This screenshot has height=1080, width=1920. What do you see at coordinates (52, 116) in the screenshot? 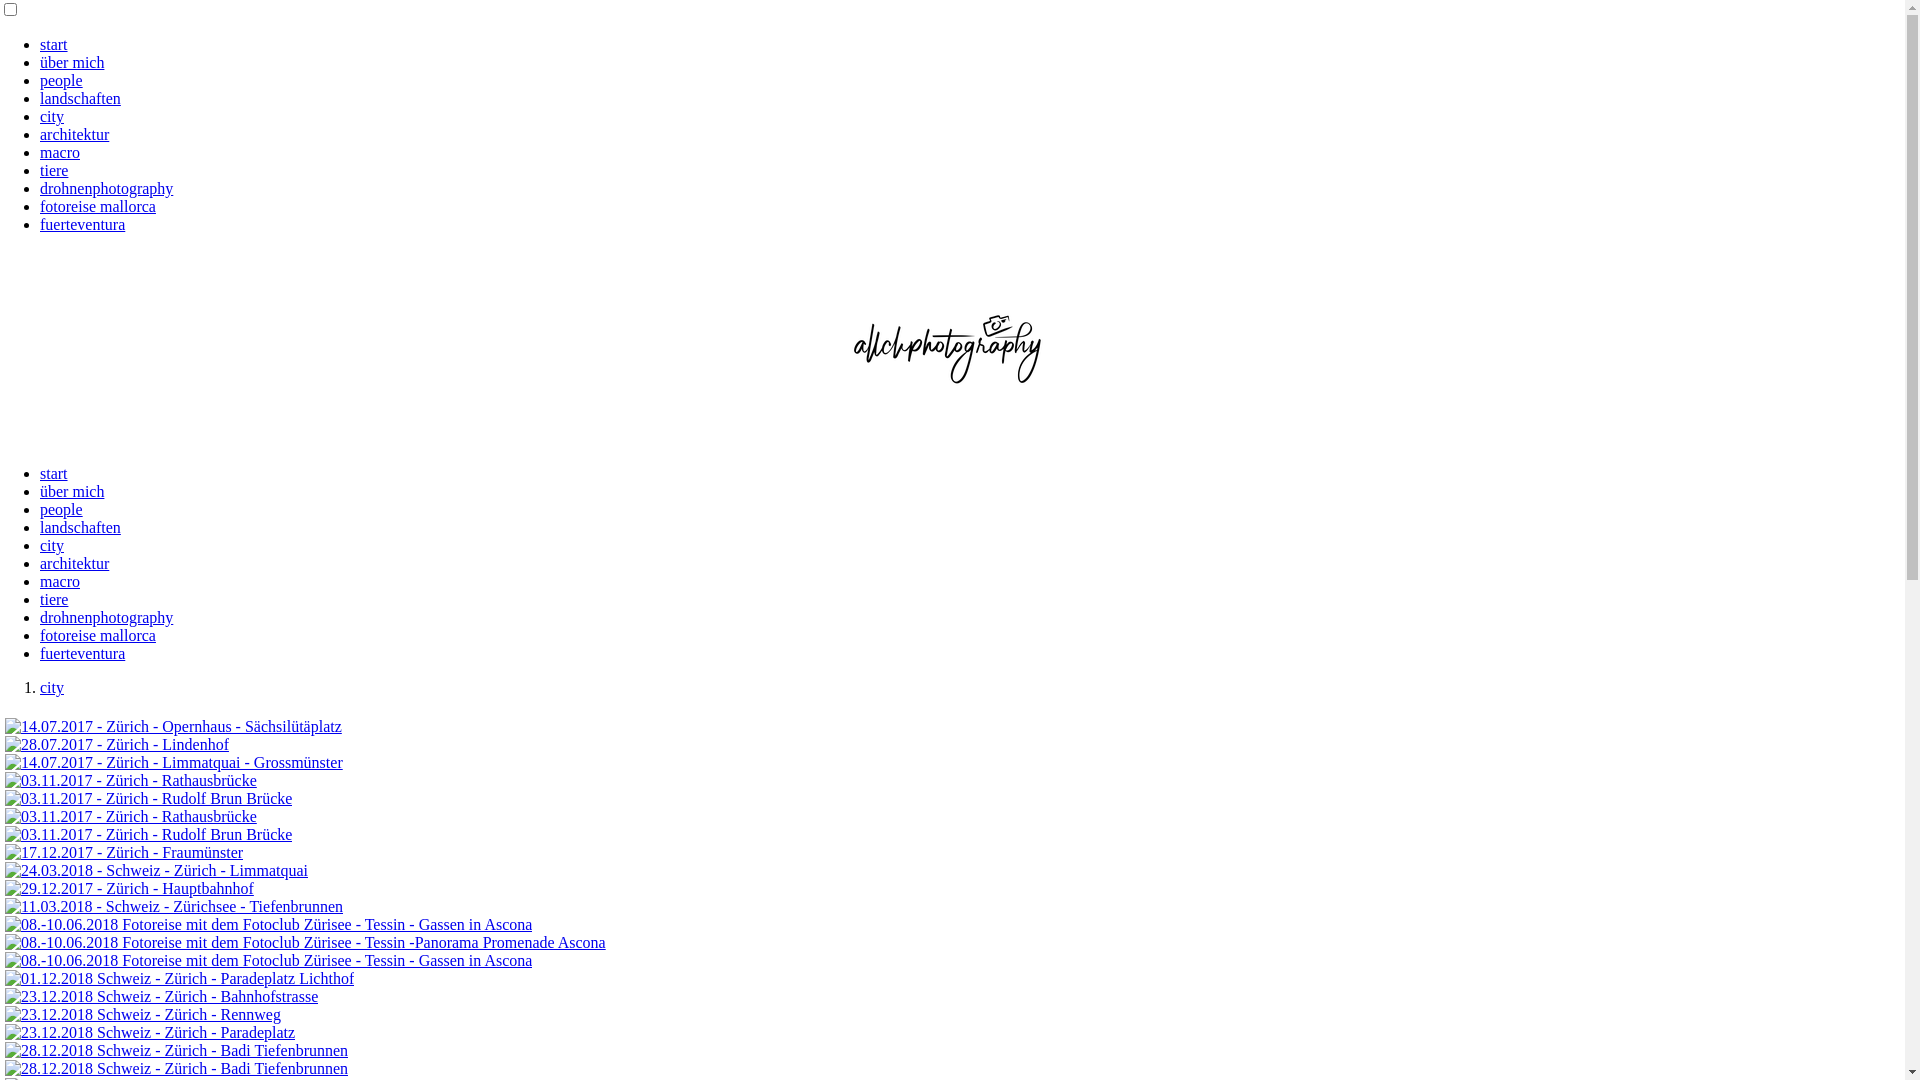
I see `'city'` at bounding box center [52, 116].